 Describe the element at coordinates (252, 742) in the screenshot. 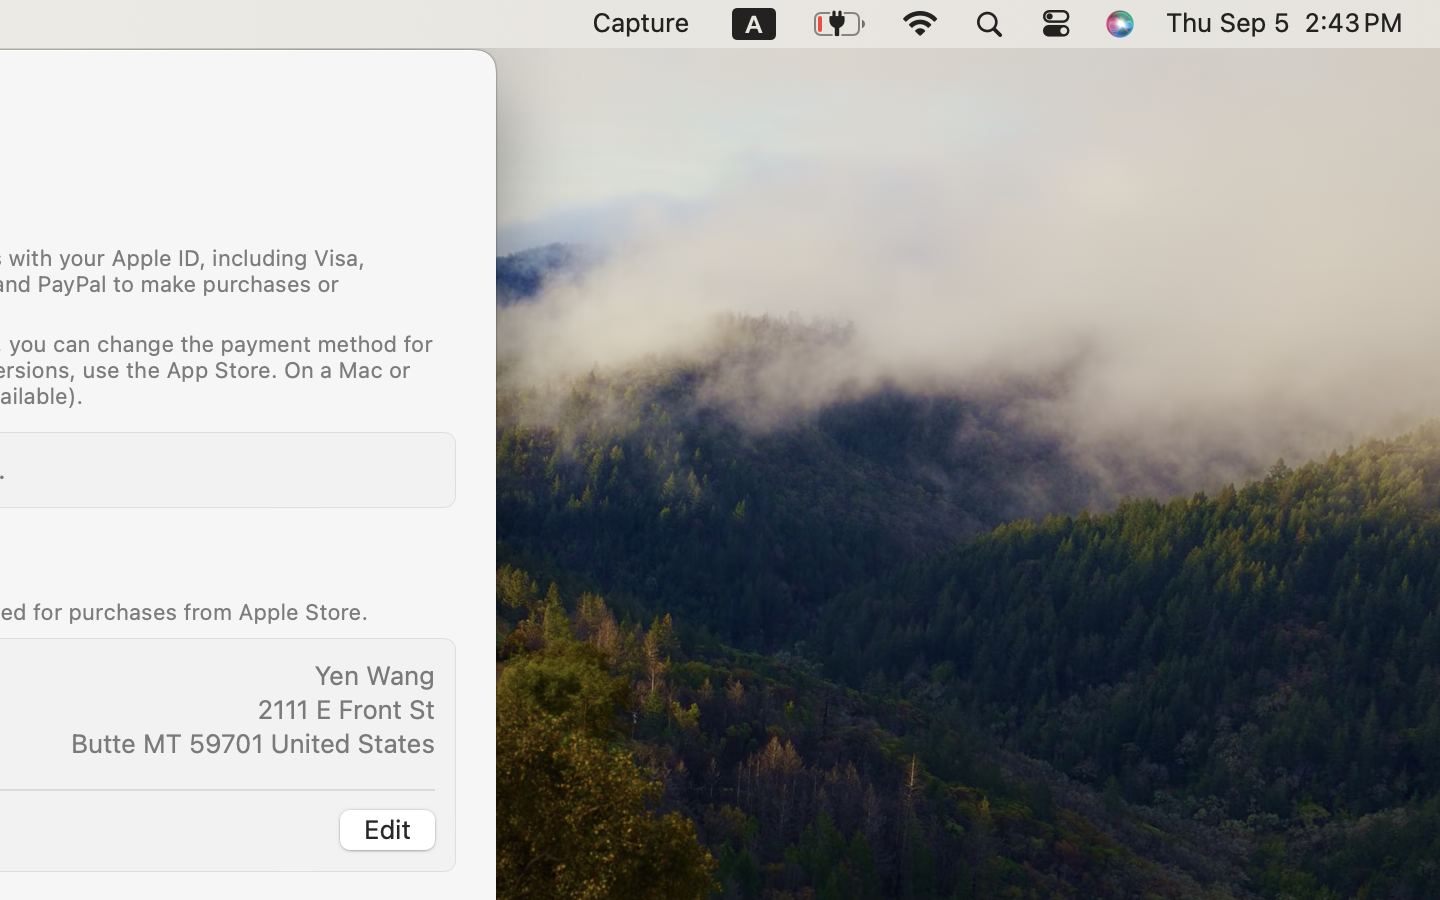

I see `'Butte MT 59701 United States'` at that location.